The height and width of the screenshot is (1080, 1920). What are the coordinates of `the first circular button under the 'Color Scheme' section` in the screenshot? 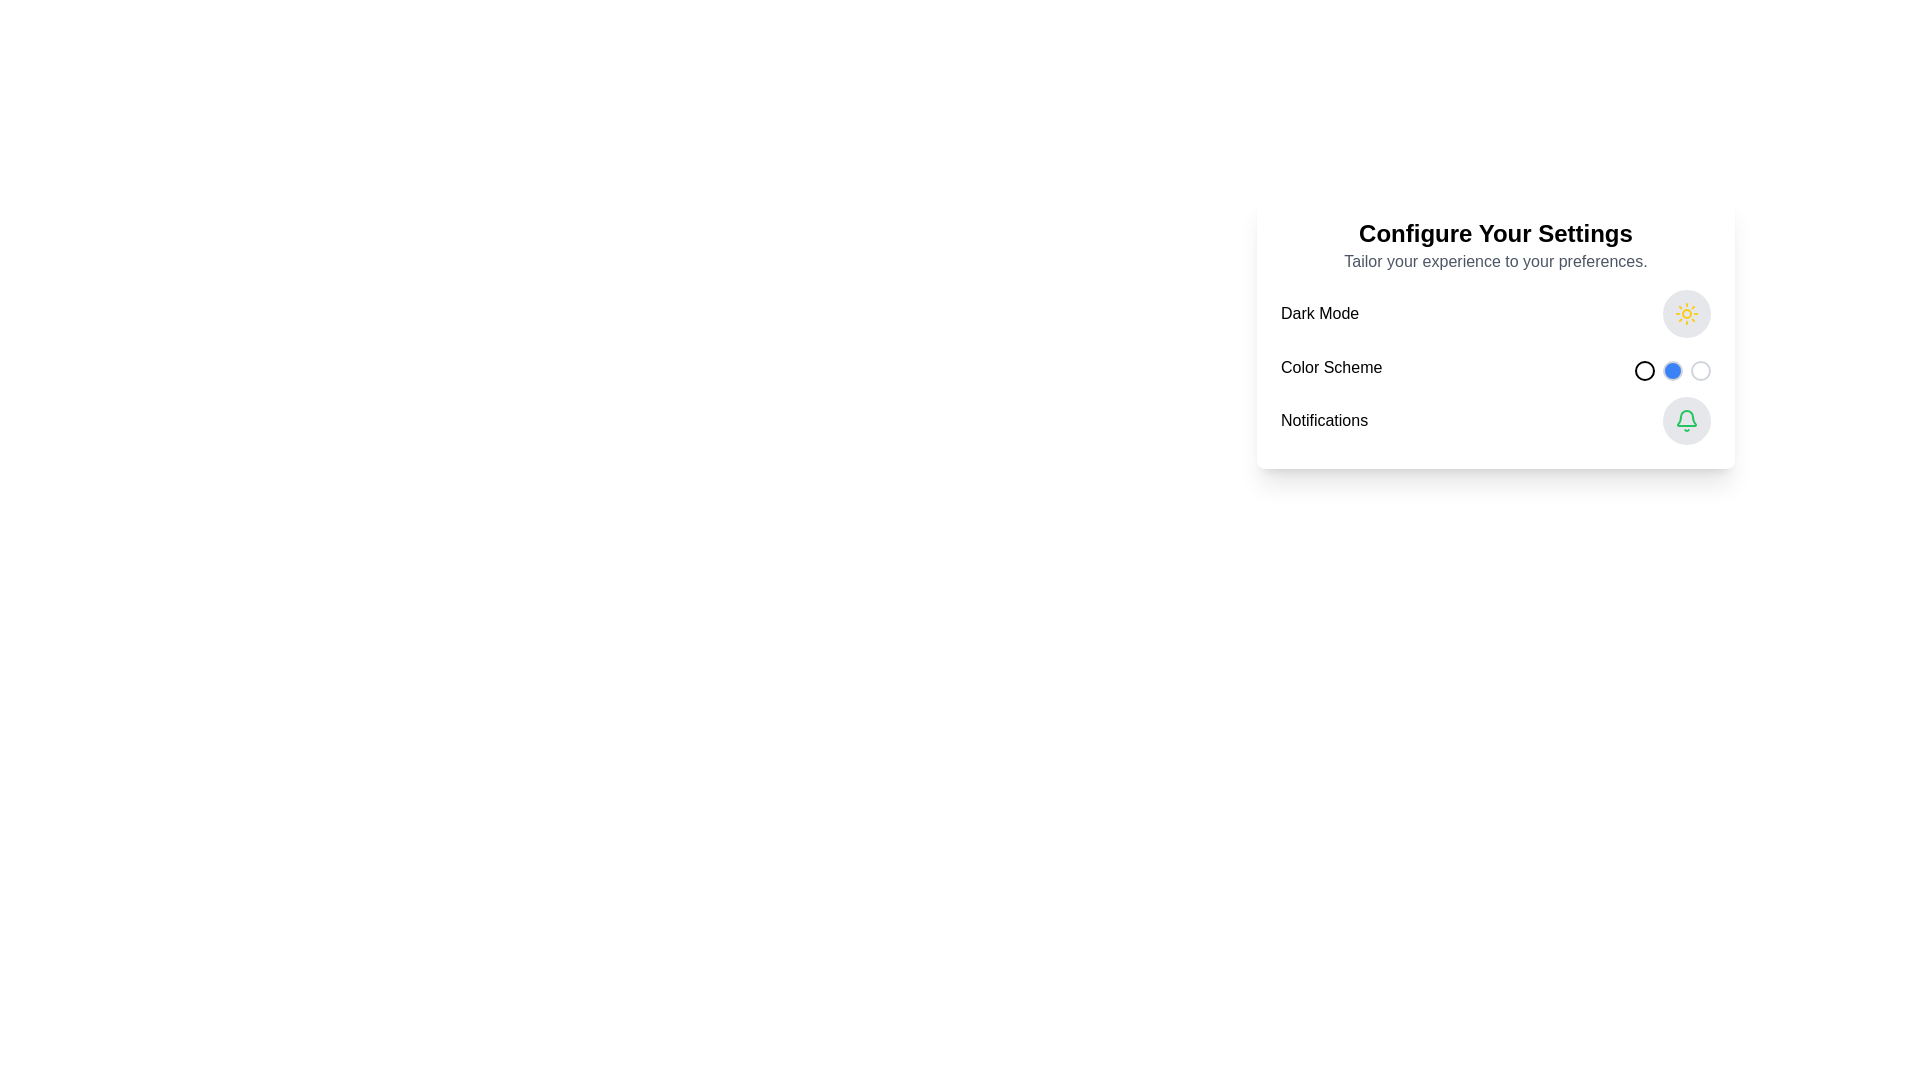 It's located at (1645, 370).